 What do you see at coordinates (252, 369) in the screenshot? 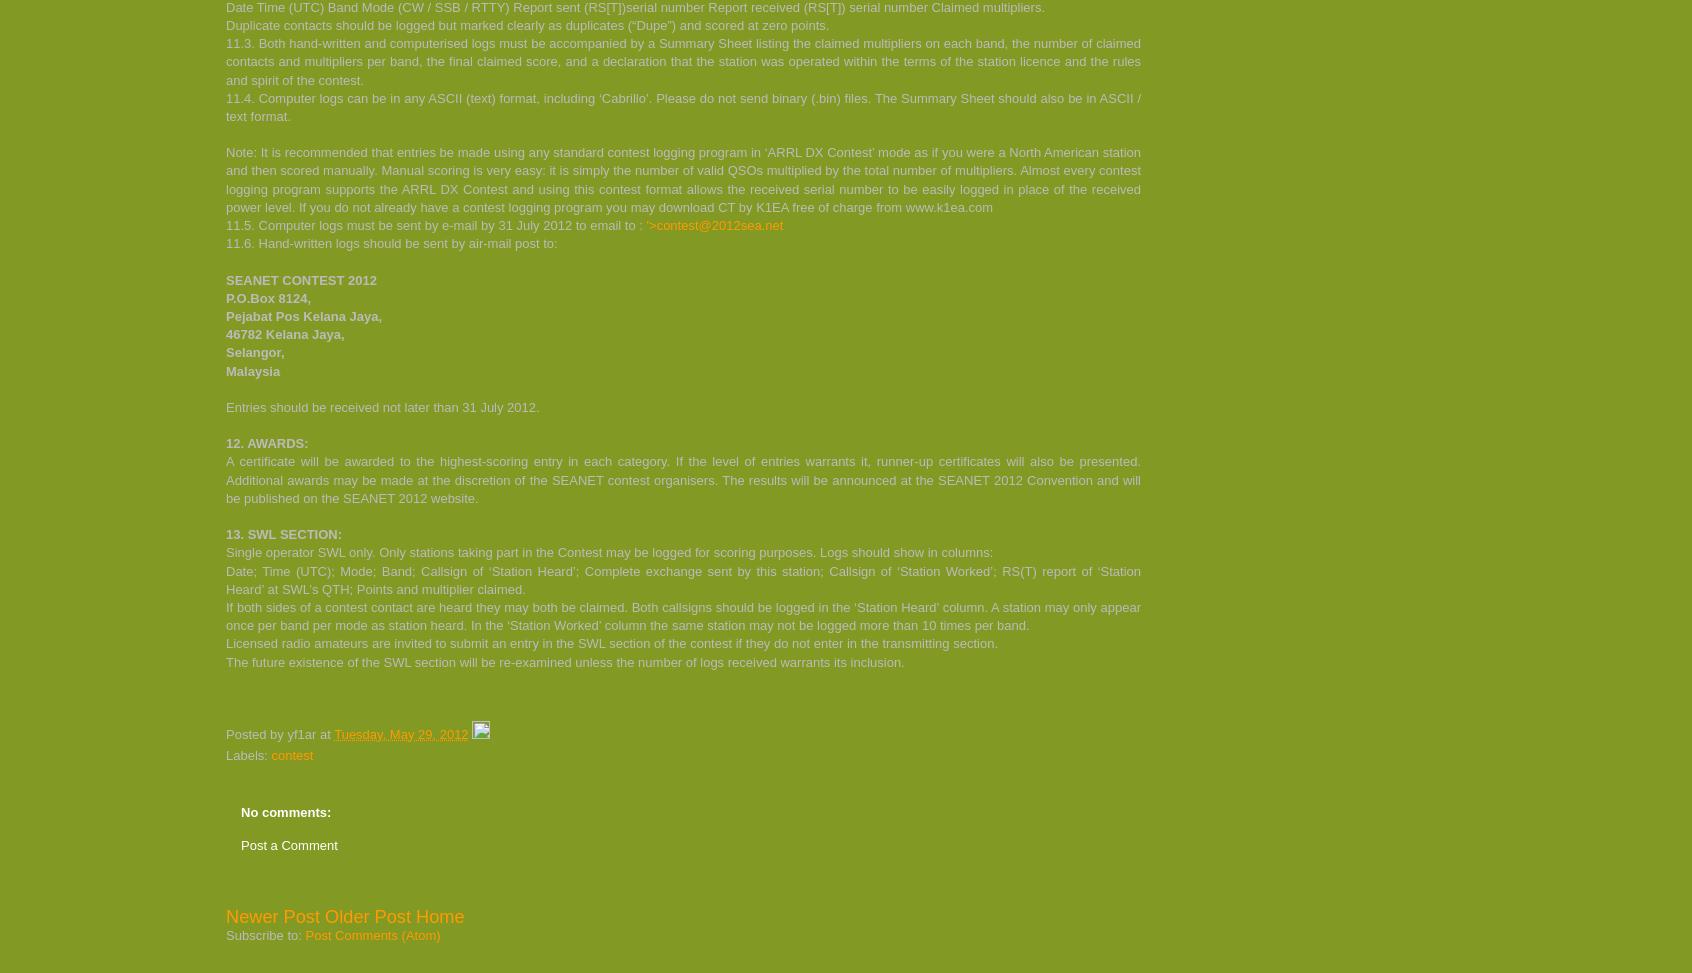
I see `'Malaysia'` at bounding box center [252, 369].